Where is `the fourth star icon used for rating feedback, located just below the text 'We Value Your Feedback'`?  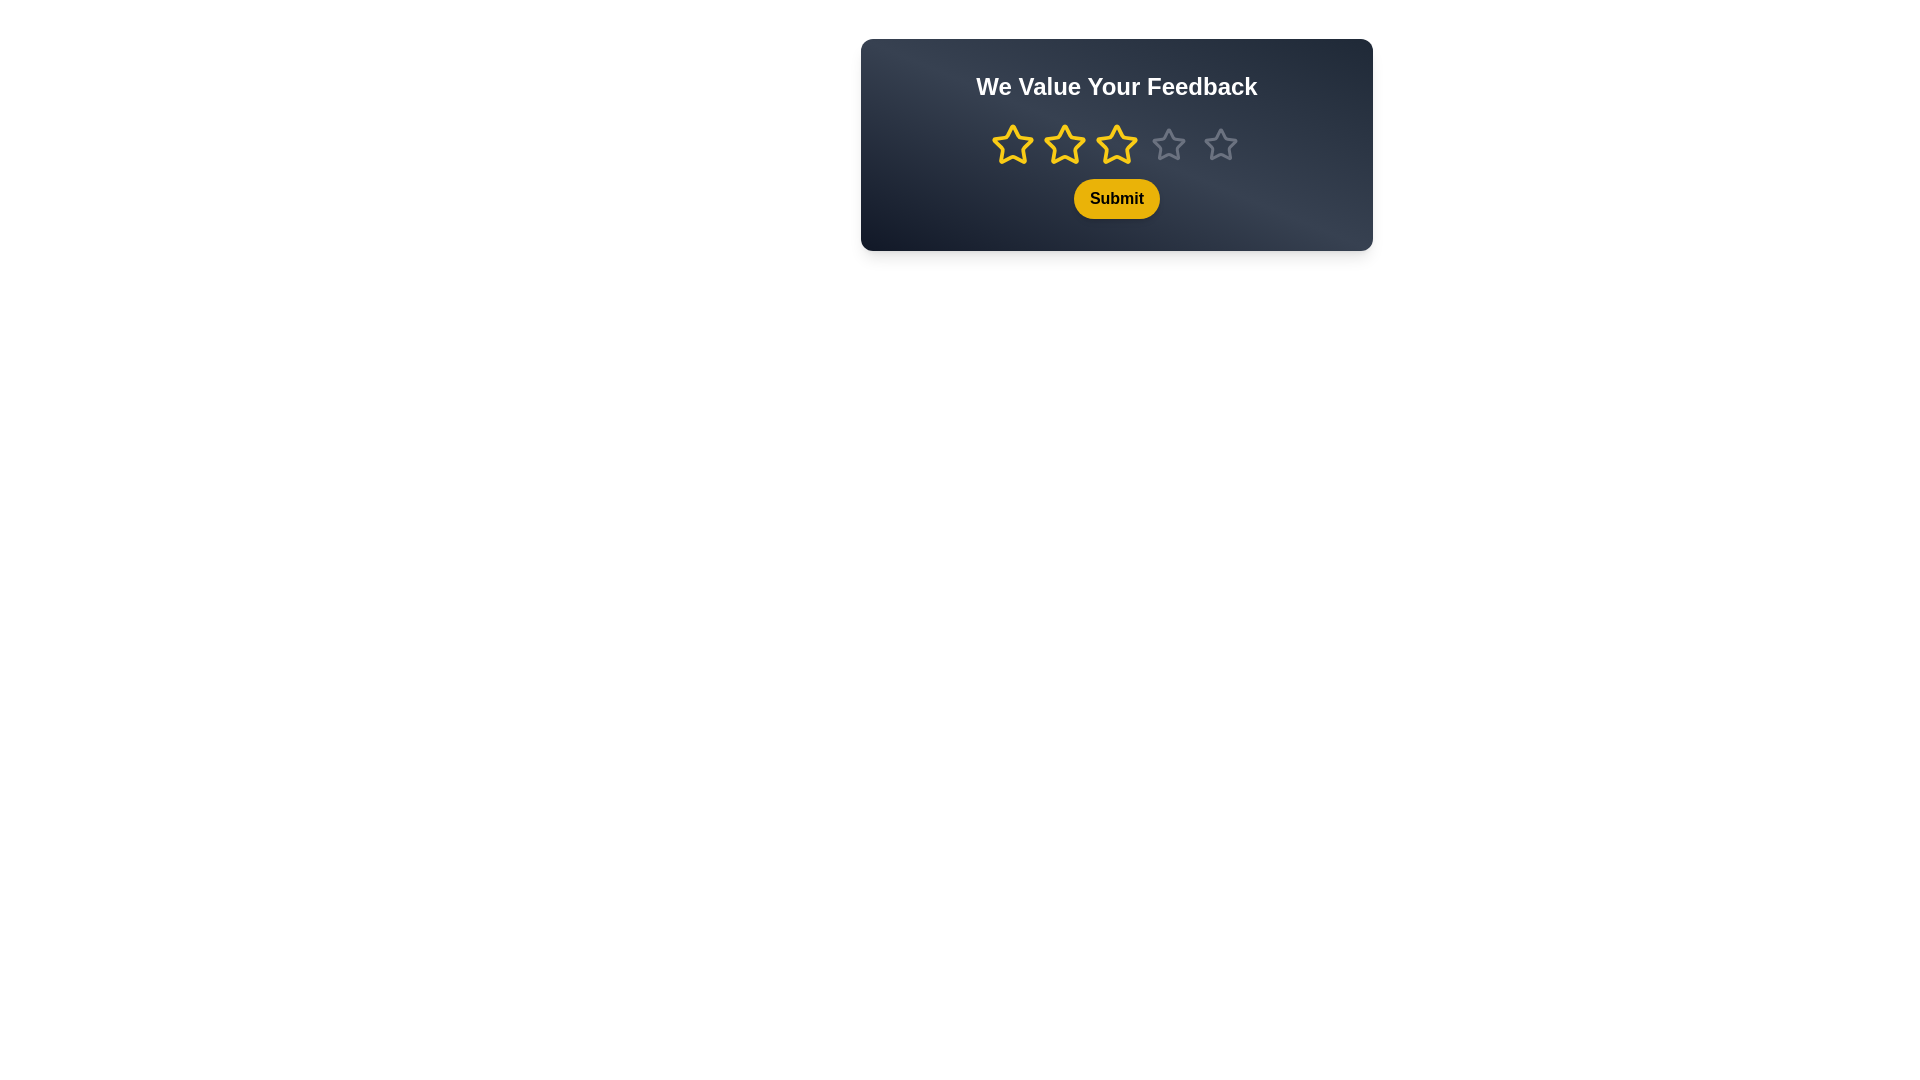
the fourth star icon used for rating feedback, located just below the text 'We Value Your Feedback' is located at coordinates (1169, 144).